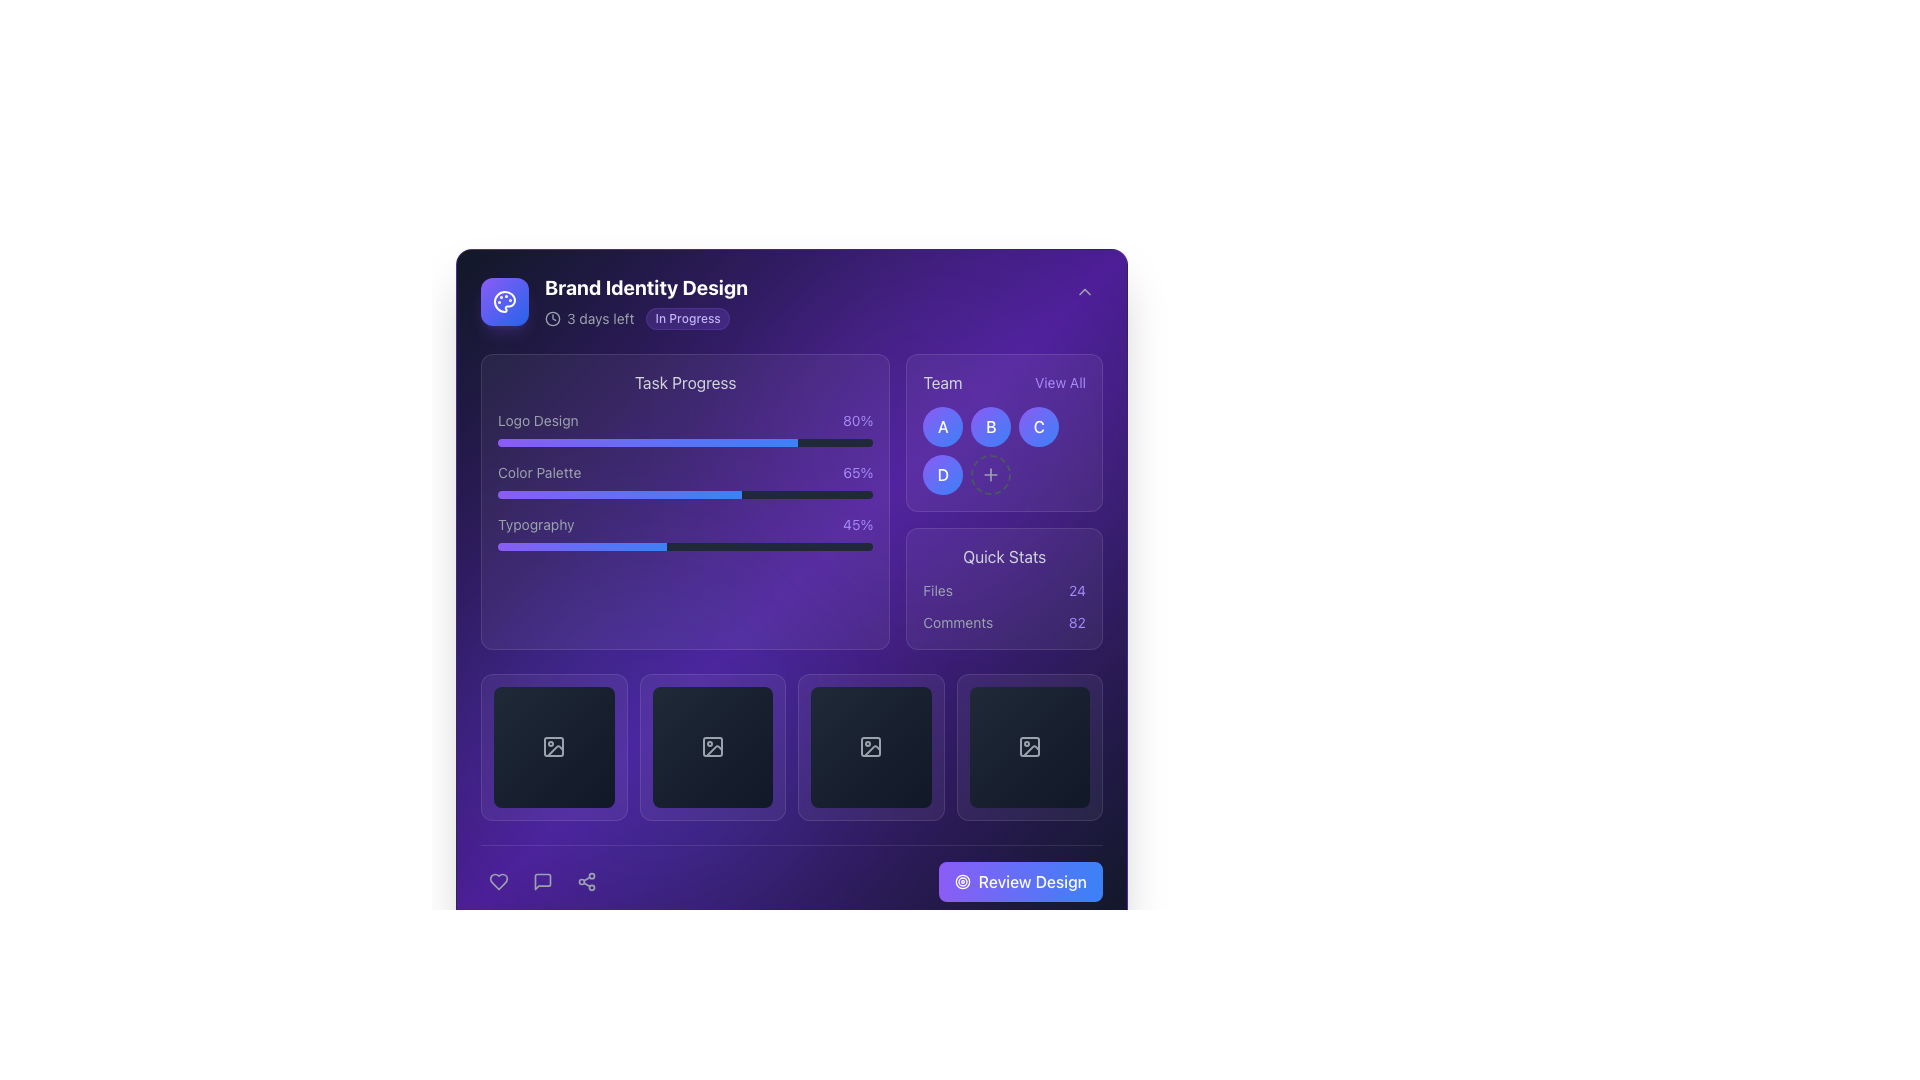 The width and height of the screenshot is (1920, 1080). I want to click on the small button in the third column of the 'Team' section, which has a cross symbol, so click(991, 474).